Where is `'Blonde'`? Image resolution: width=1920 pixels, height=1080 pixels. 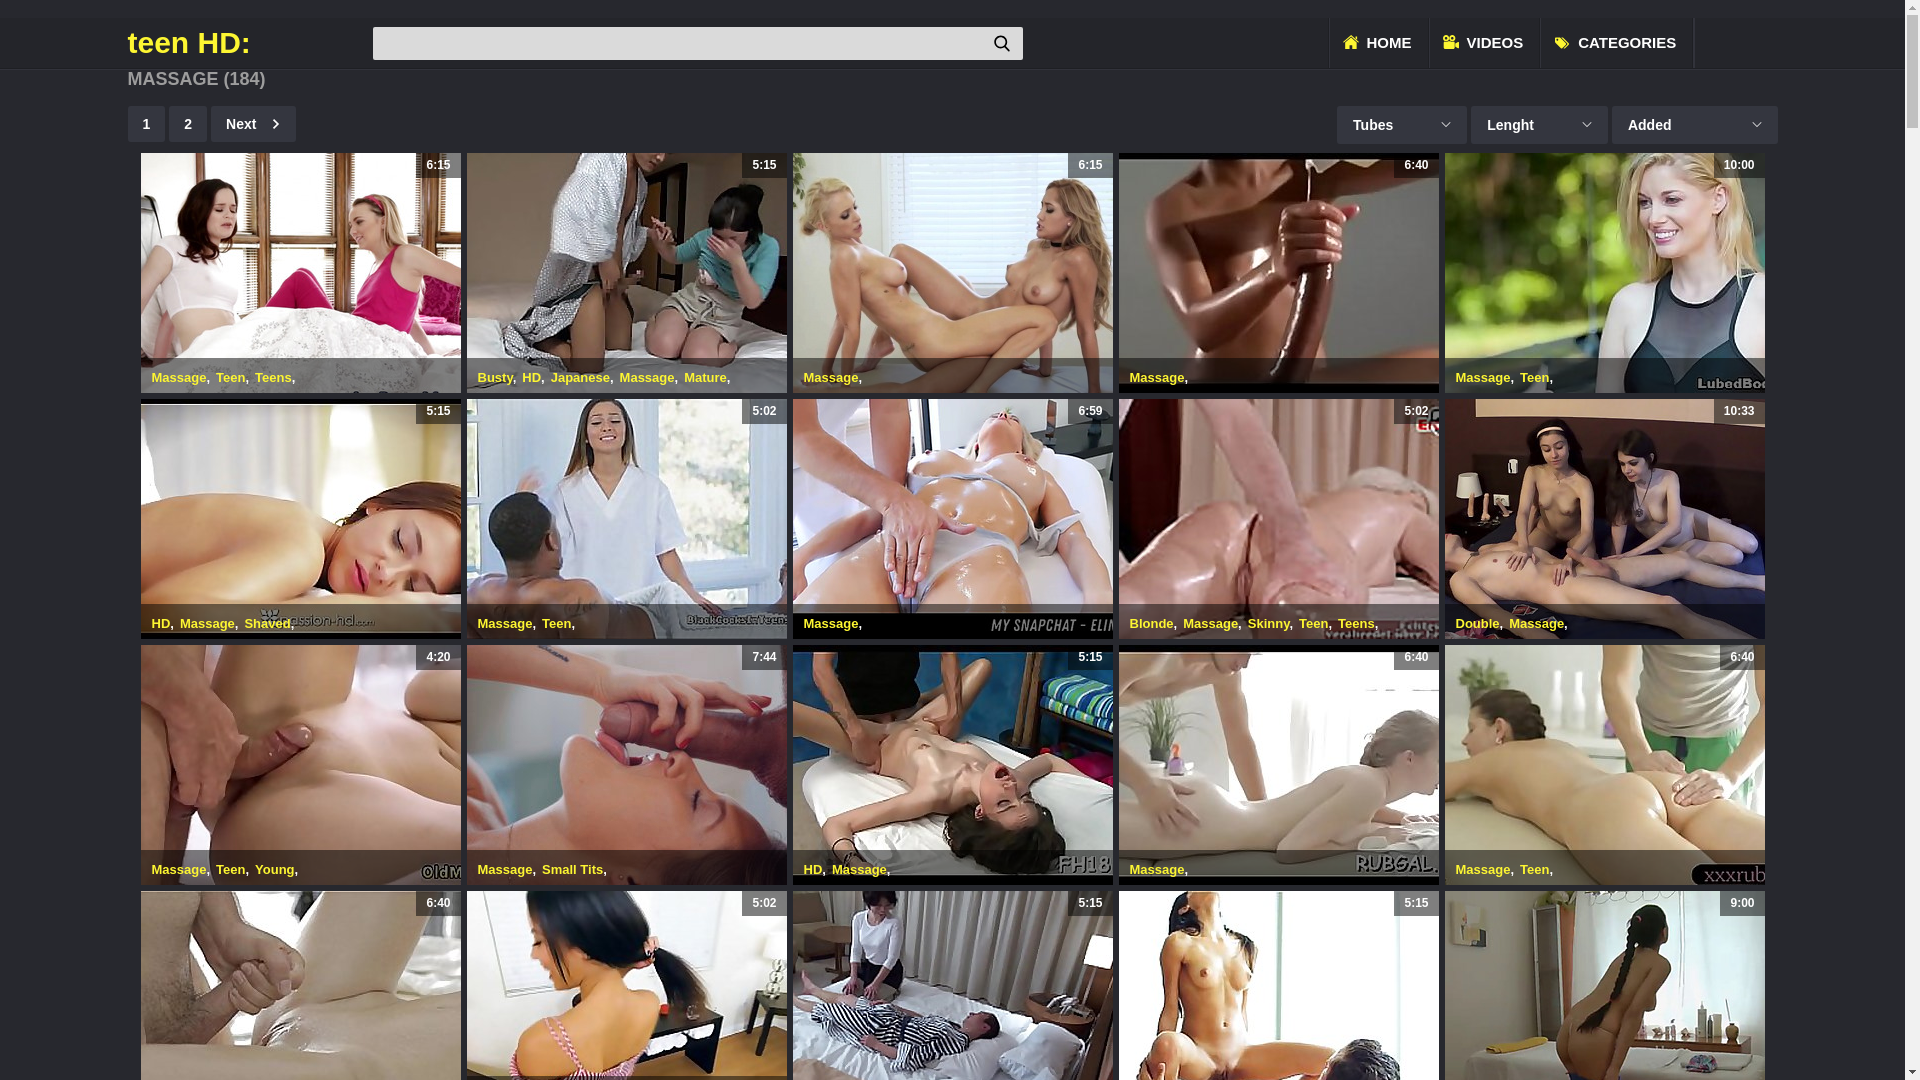
'Blonde' is located at coordinates (1152, 622).